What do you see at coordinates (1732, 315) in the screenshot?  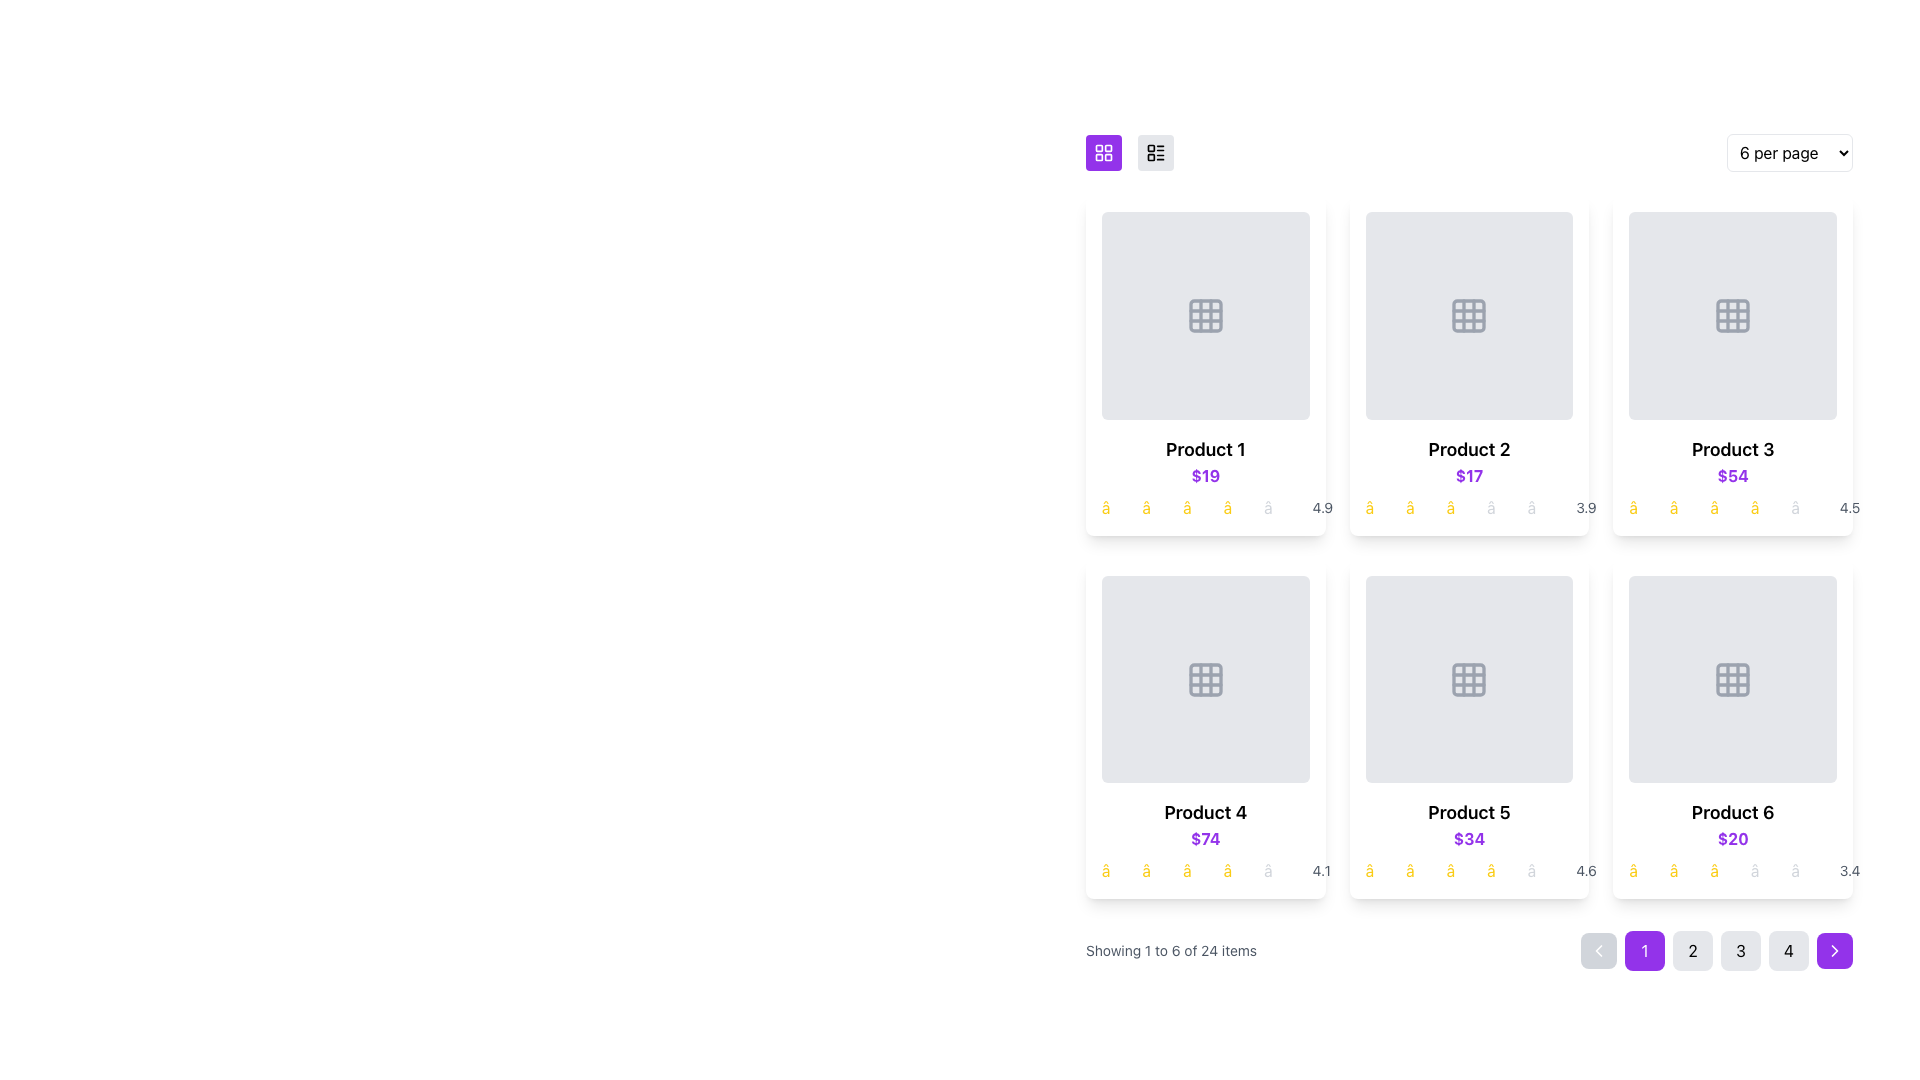 I see `the decorative or placeholder icon inside the 'Product 3' card, located in the first row and third column of the grid layout` at bounding box center [1732, 315].